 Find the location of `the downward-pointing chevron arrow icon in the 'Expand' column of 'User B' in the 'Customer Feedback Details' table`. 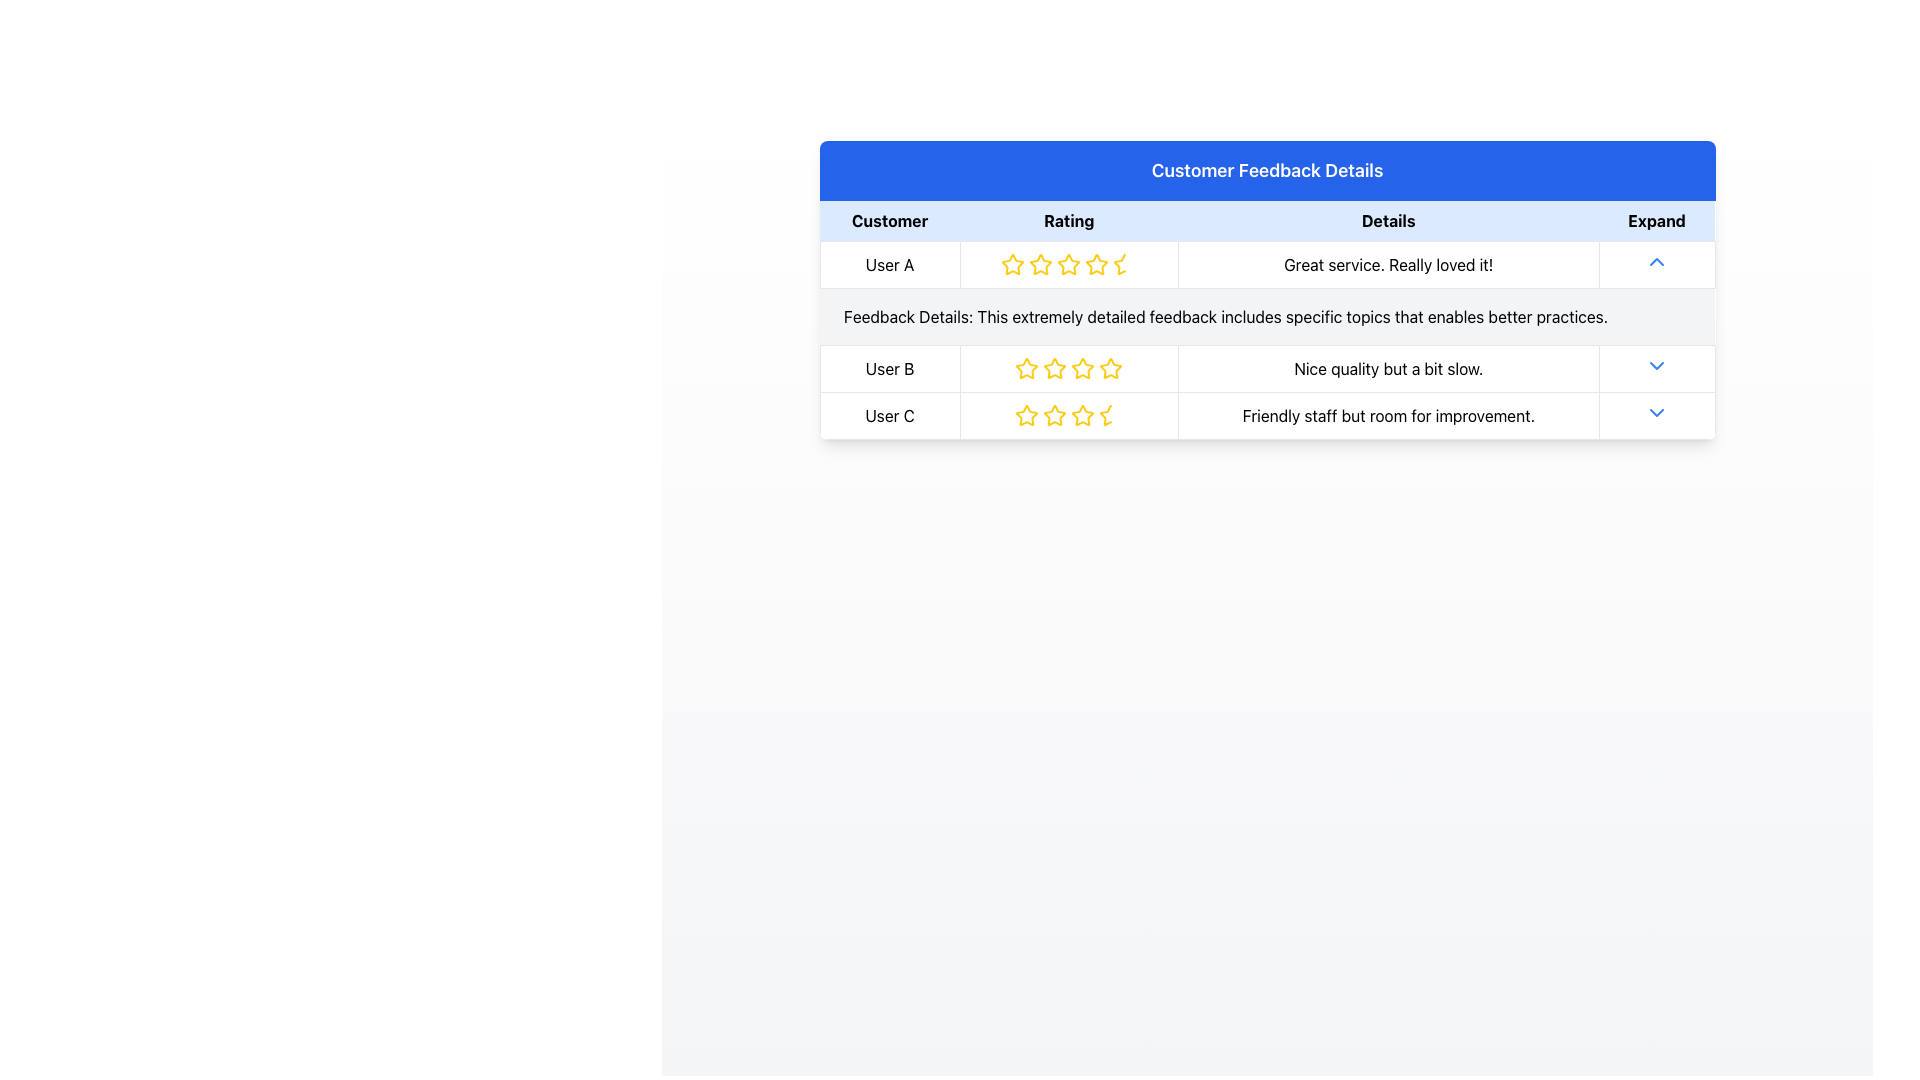

the downward-pointing chevron arrow icon in the 'Expand' column of 'User B' in the 'Customer Feedback Details' table is located at coordinates (1657, 366).